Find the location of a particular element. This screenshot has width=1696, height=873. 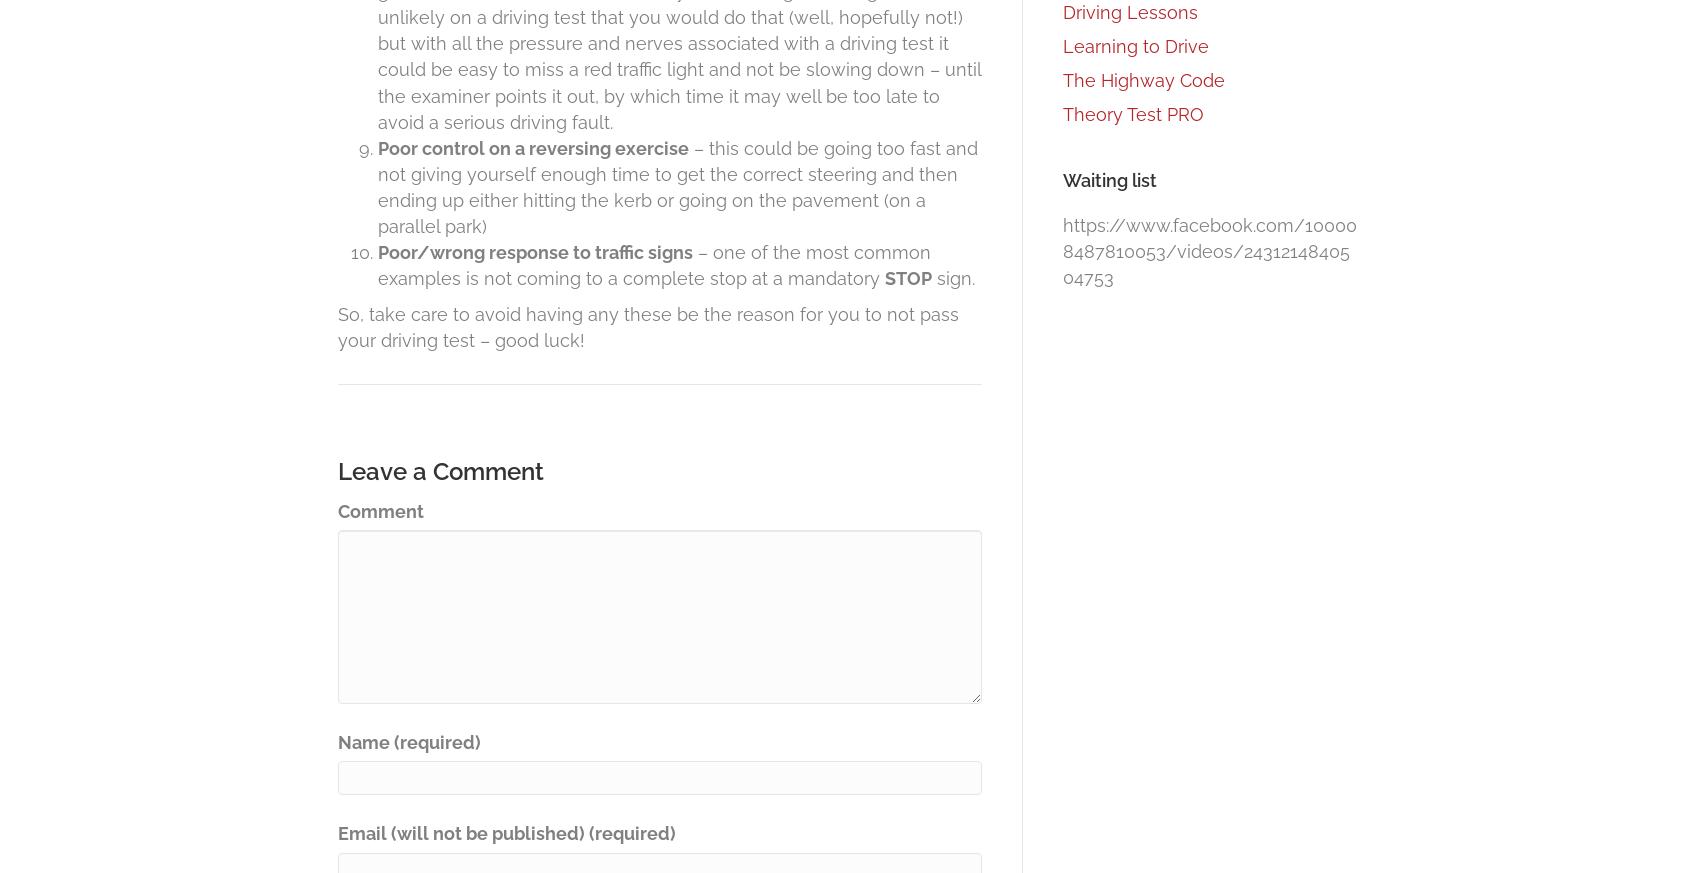

'Theory Test PRO' is located at coordinates (1133, 114).